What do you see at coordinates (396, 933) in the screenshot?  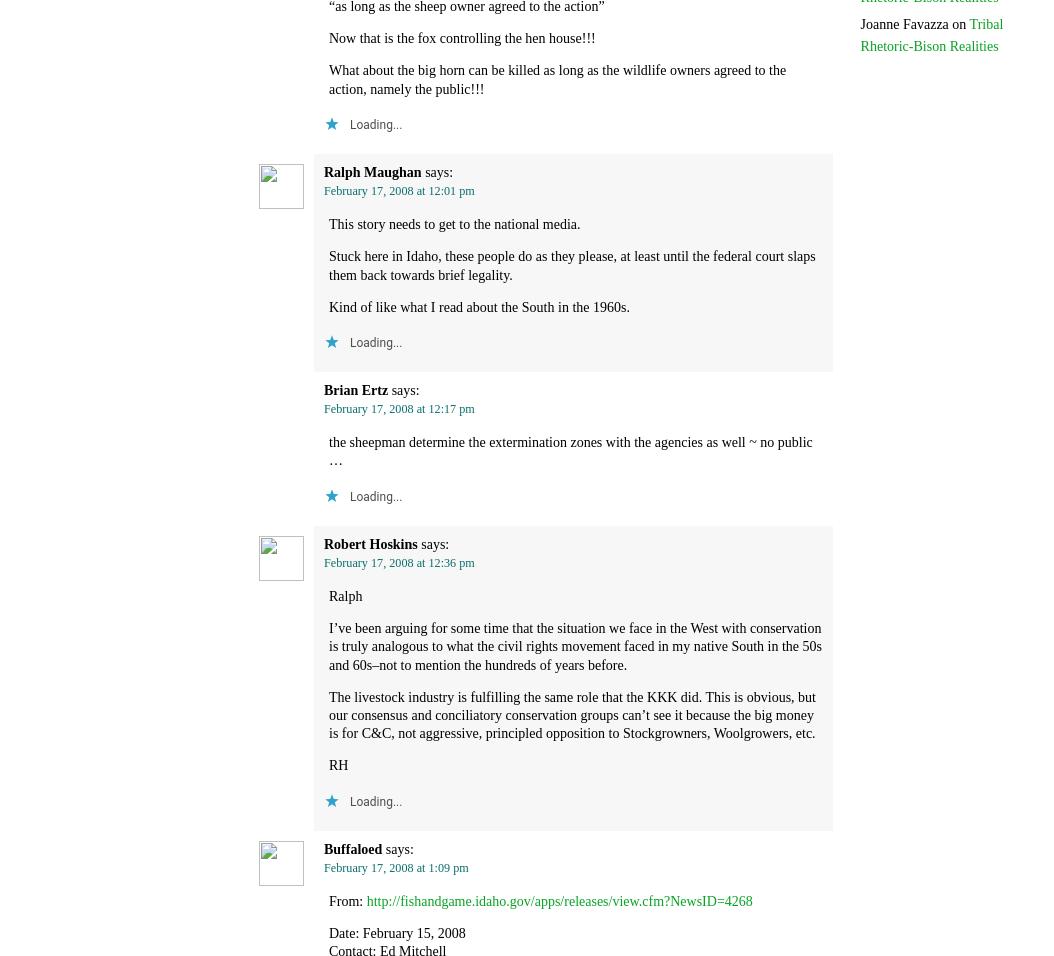 I see `'Date:	February 15, 2008'` at bounding box center [396, 933].